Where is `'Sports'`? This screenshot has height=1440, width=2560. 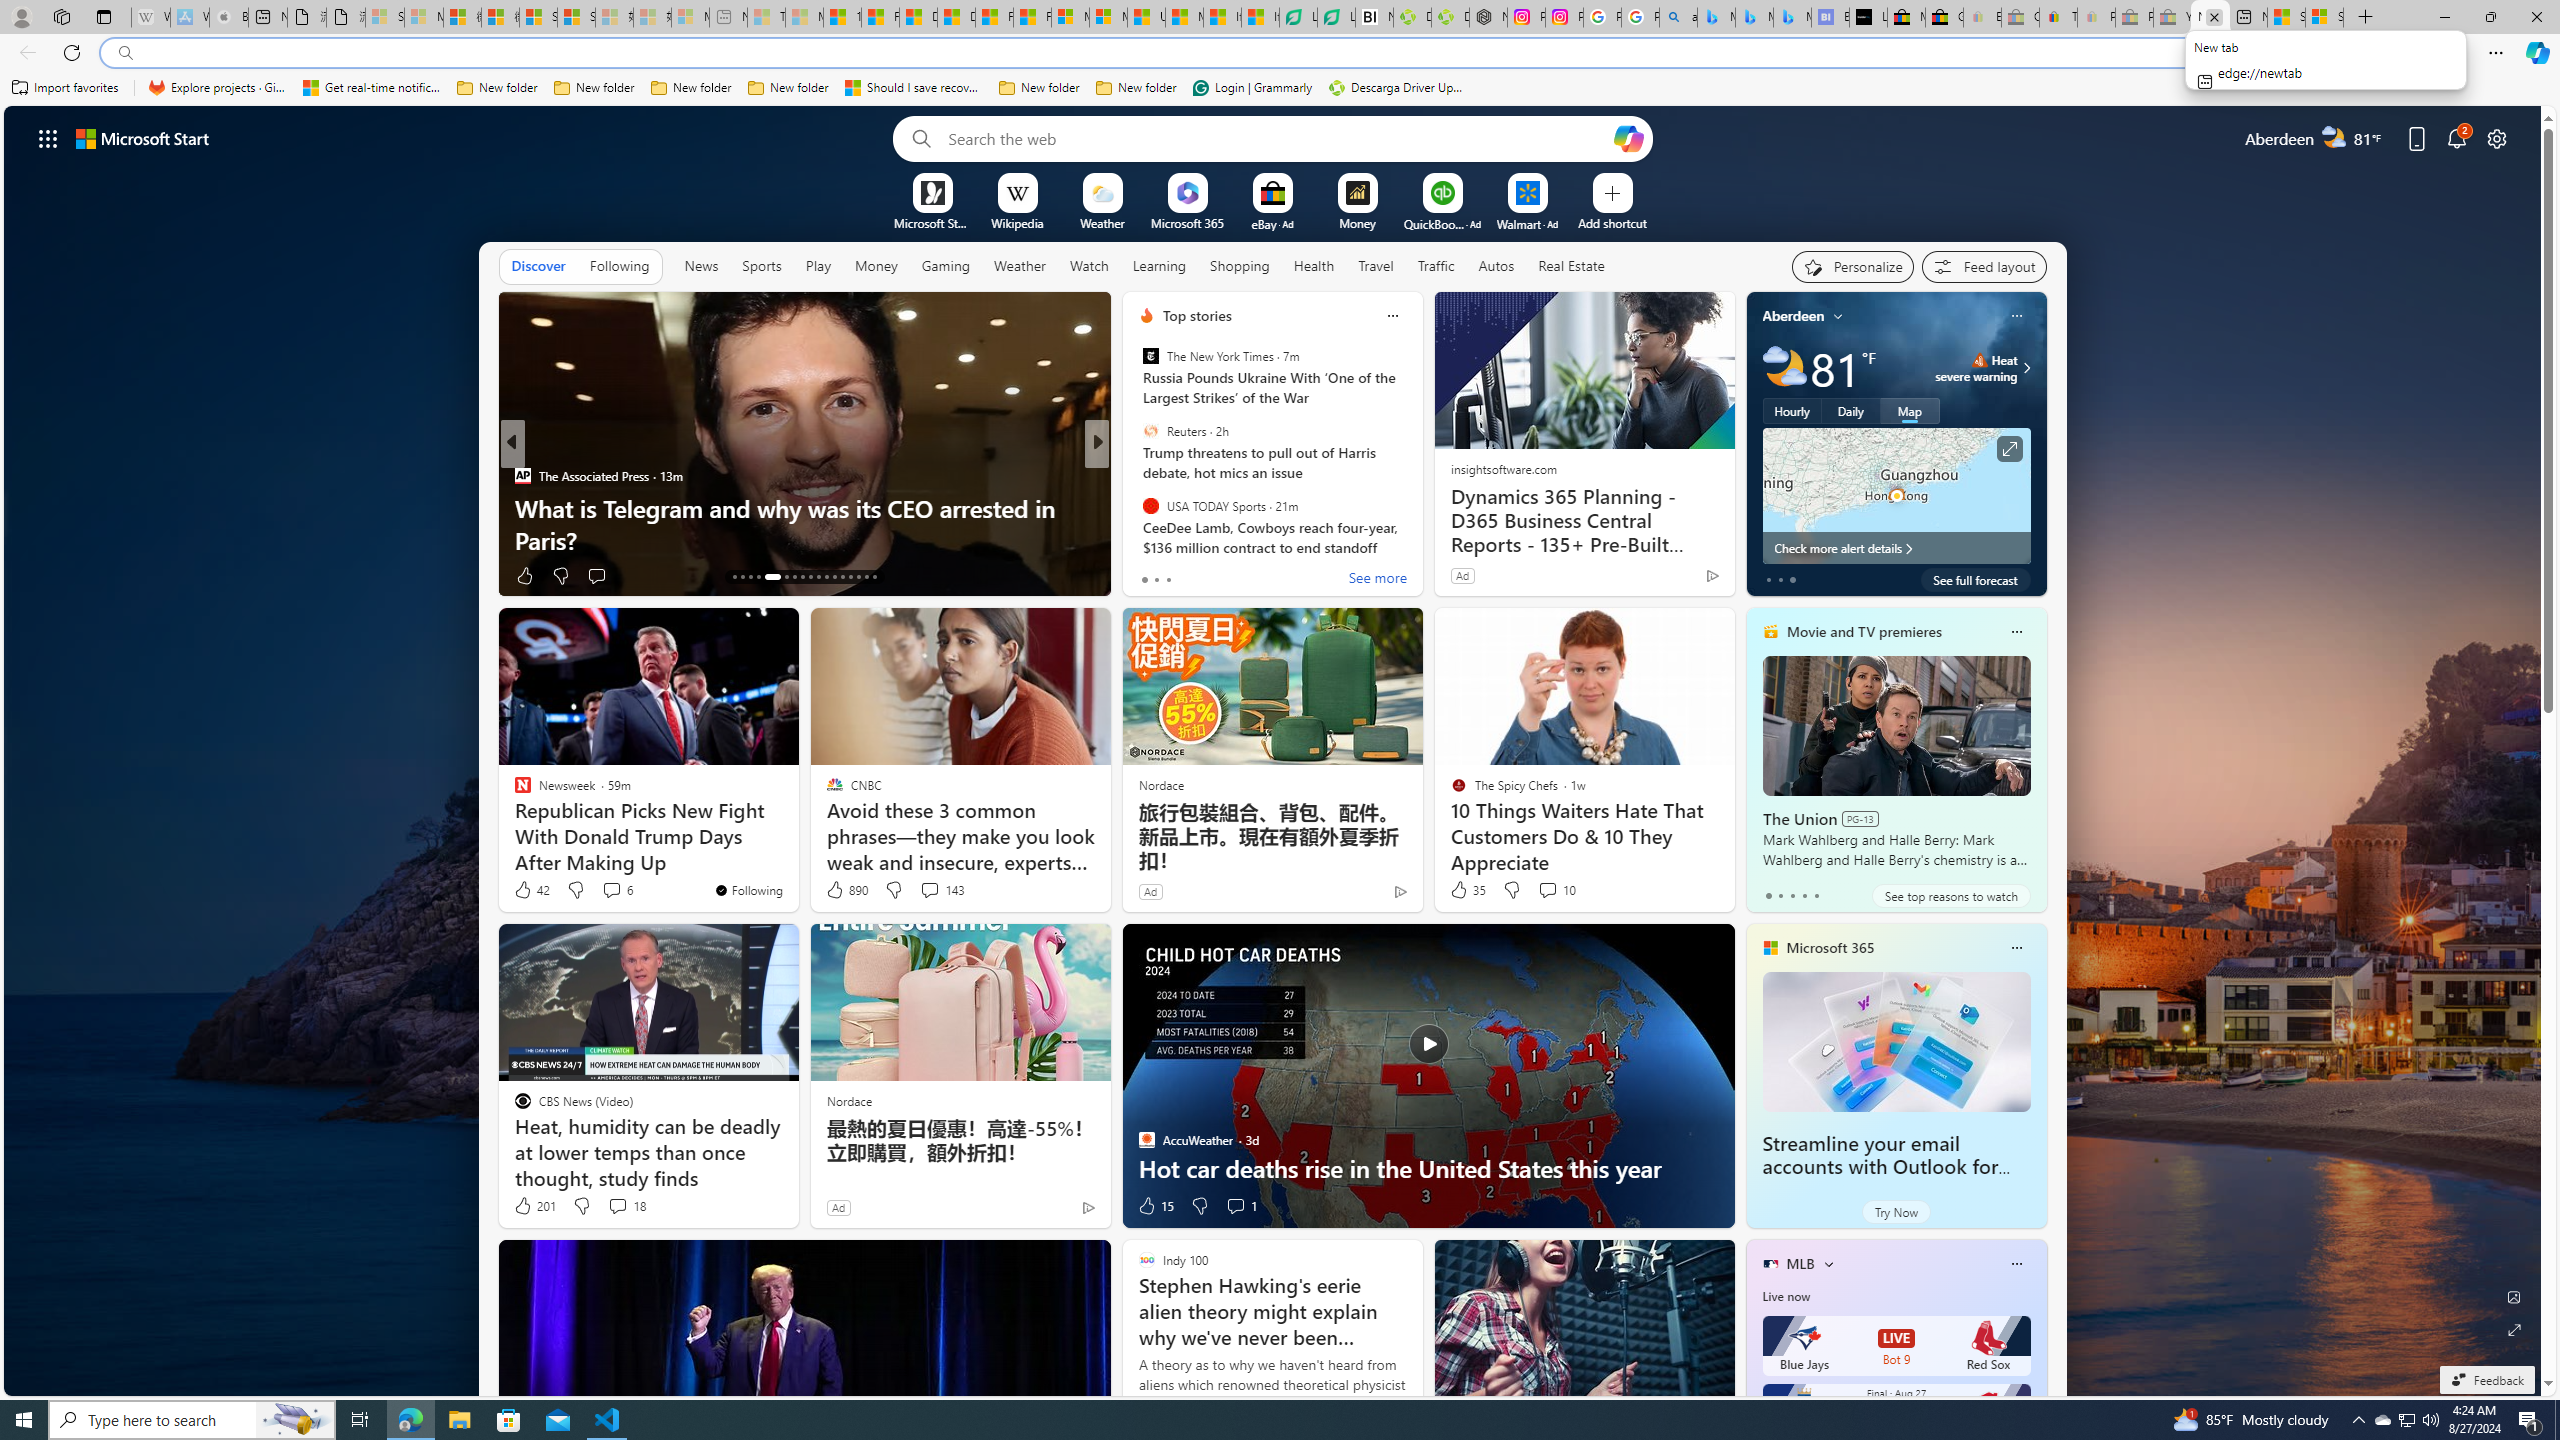
'Sports' is located at coordinates (761, 265).